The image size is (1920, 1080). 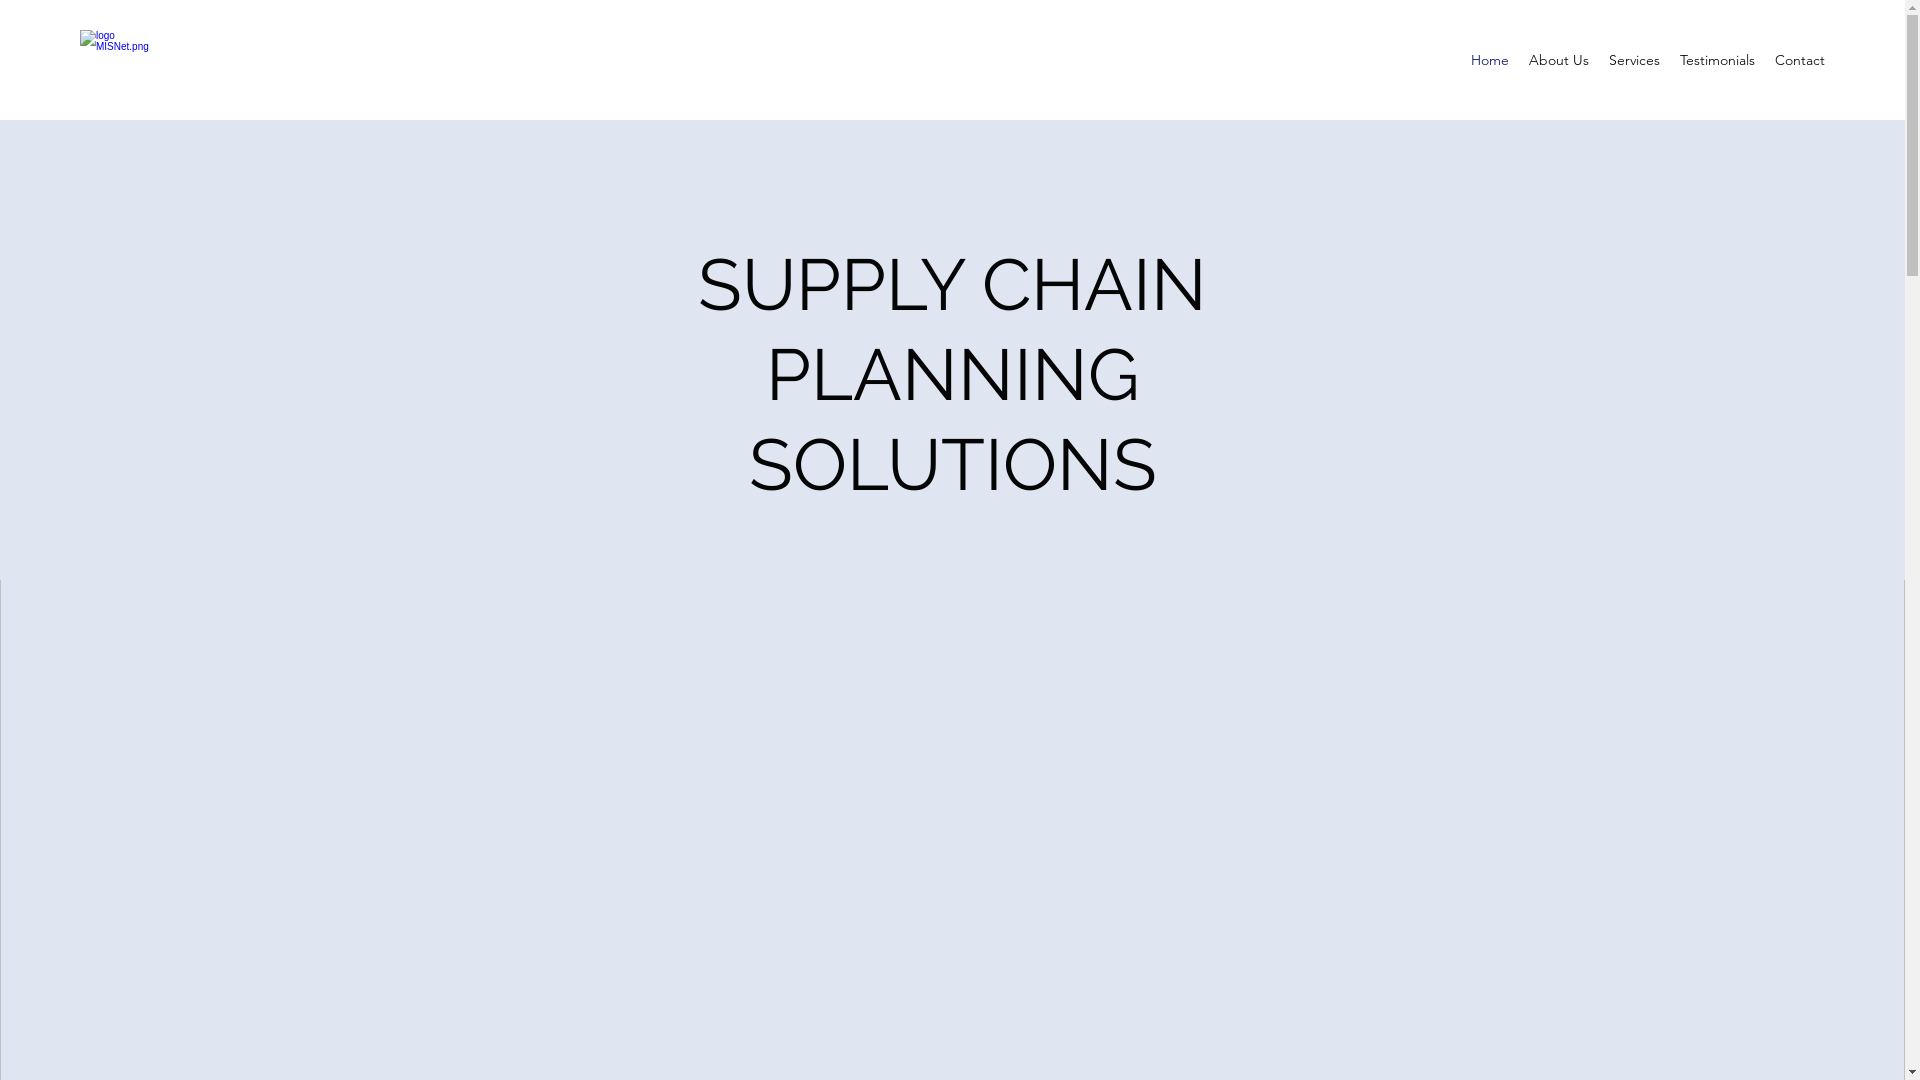 I want to click on 'Services', so click(x=1634, y=59).